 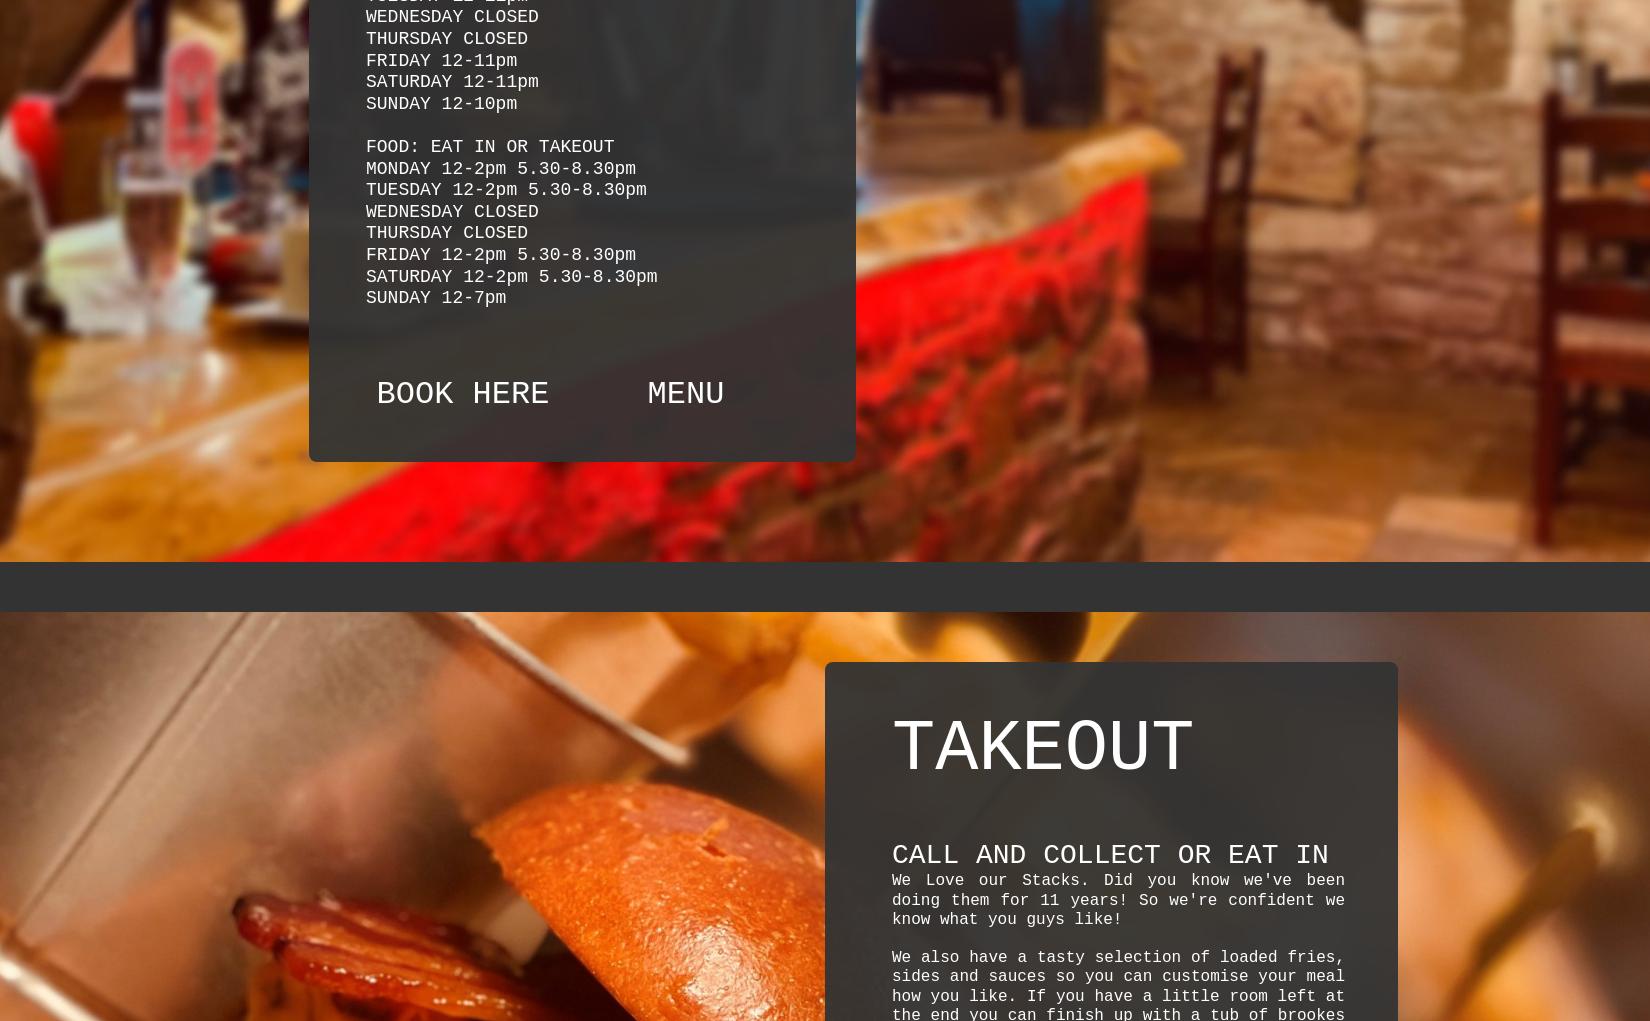 I want to click on 'TUESDAY 12-2pm 5.30-8.30pm', so click(x=505, y=189).